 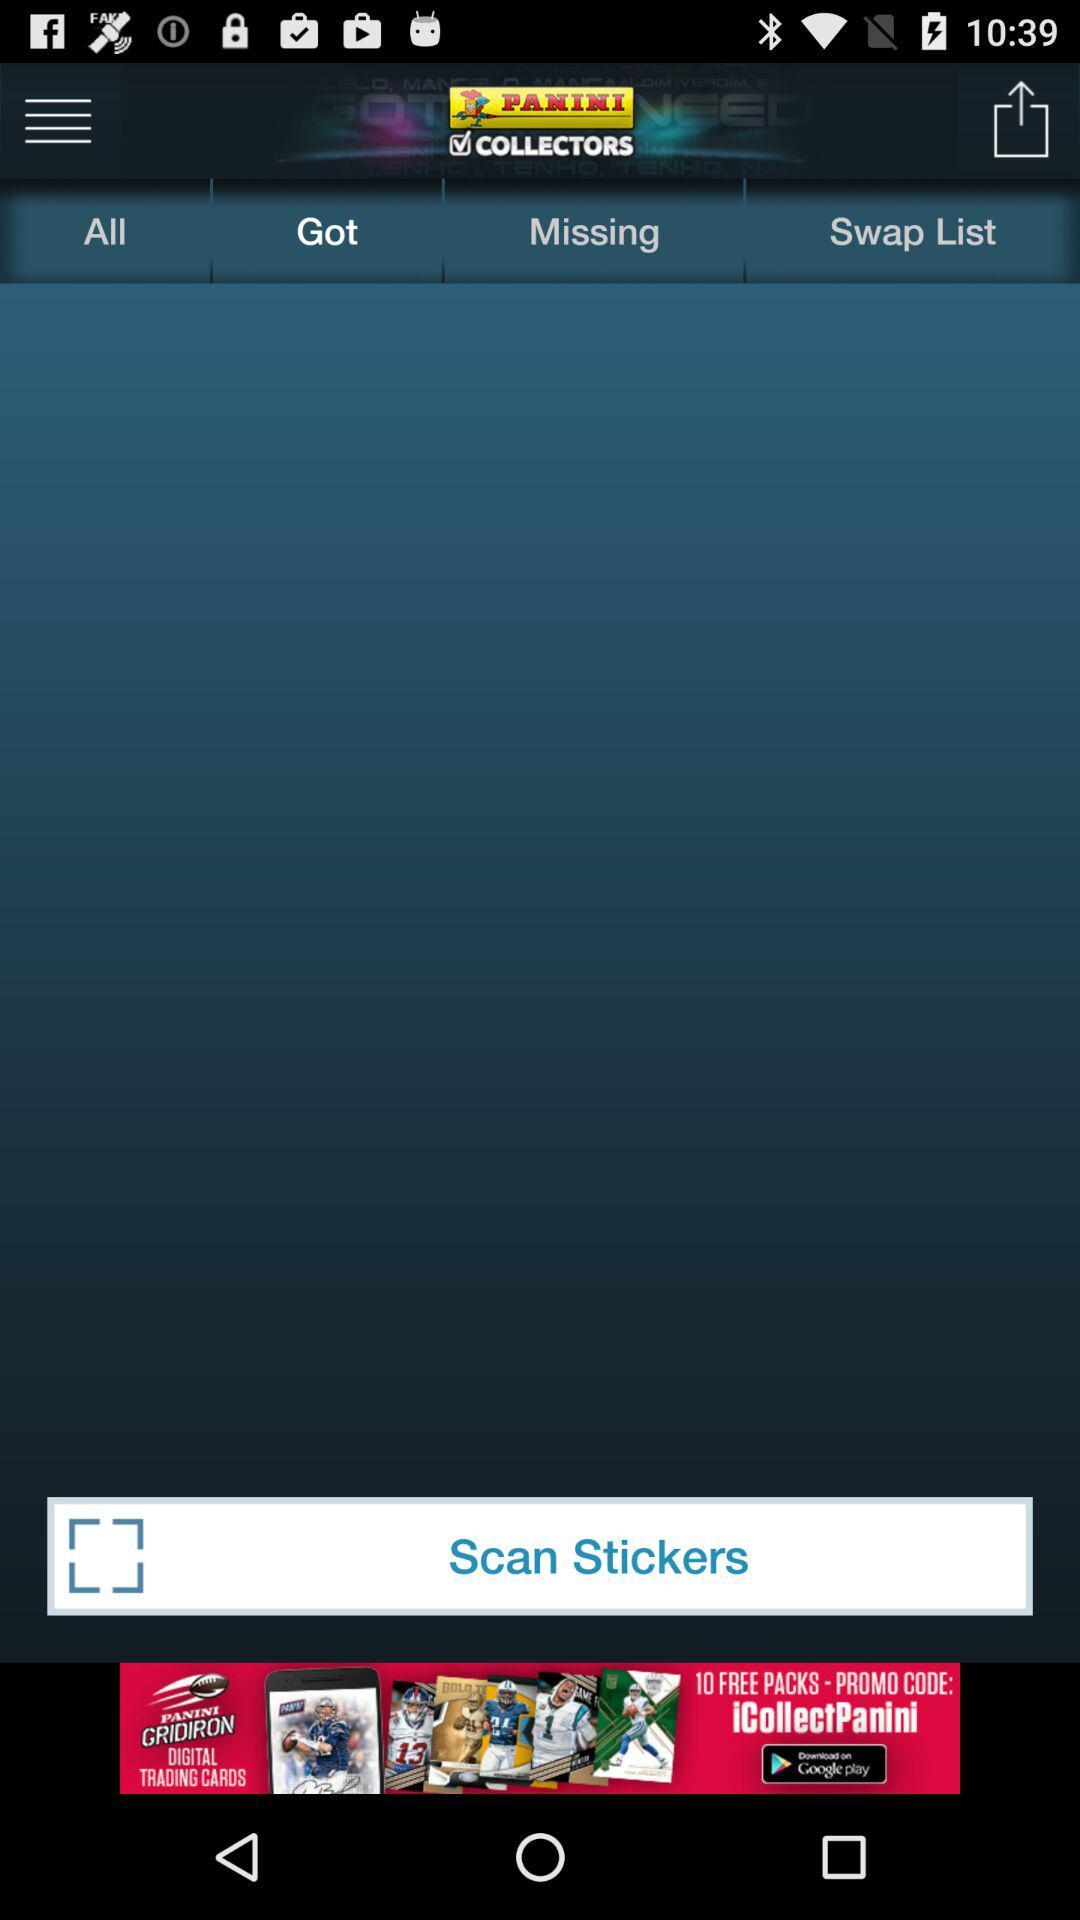 I want to click on the scan stickers item, so click(x=540, y=1555).